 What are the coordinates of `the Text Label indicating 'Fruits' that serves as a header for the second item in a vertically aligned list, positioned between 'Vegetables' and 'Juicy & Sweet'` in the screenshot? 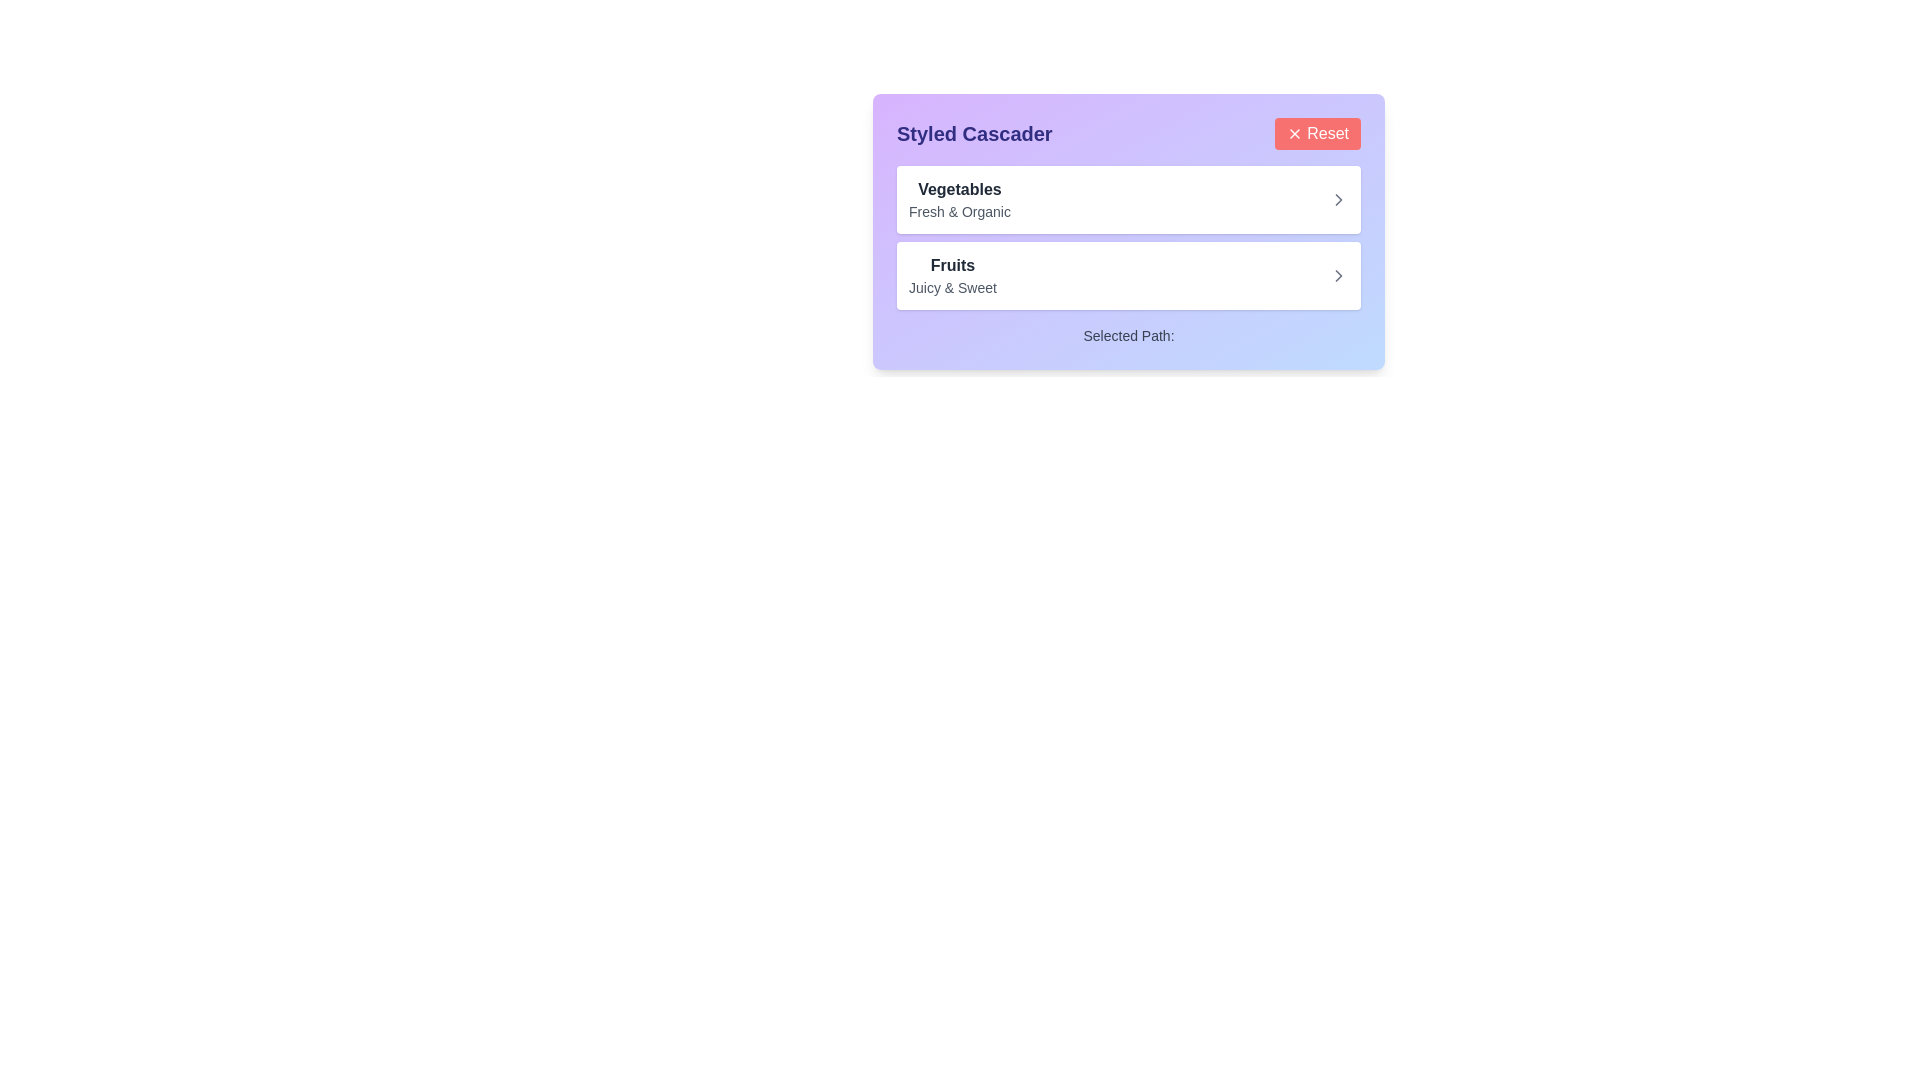 It's located at (951, 265).